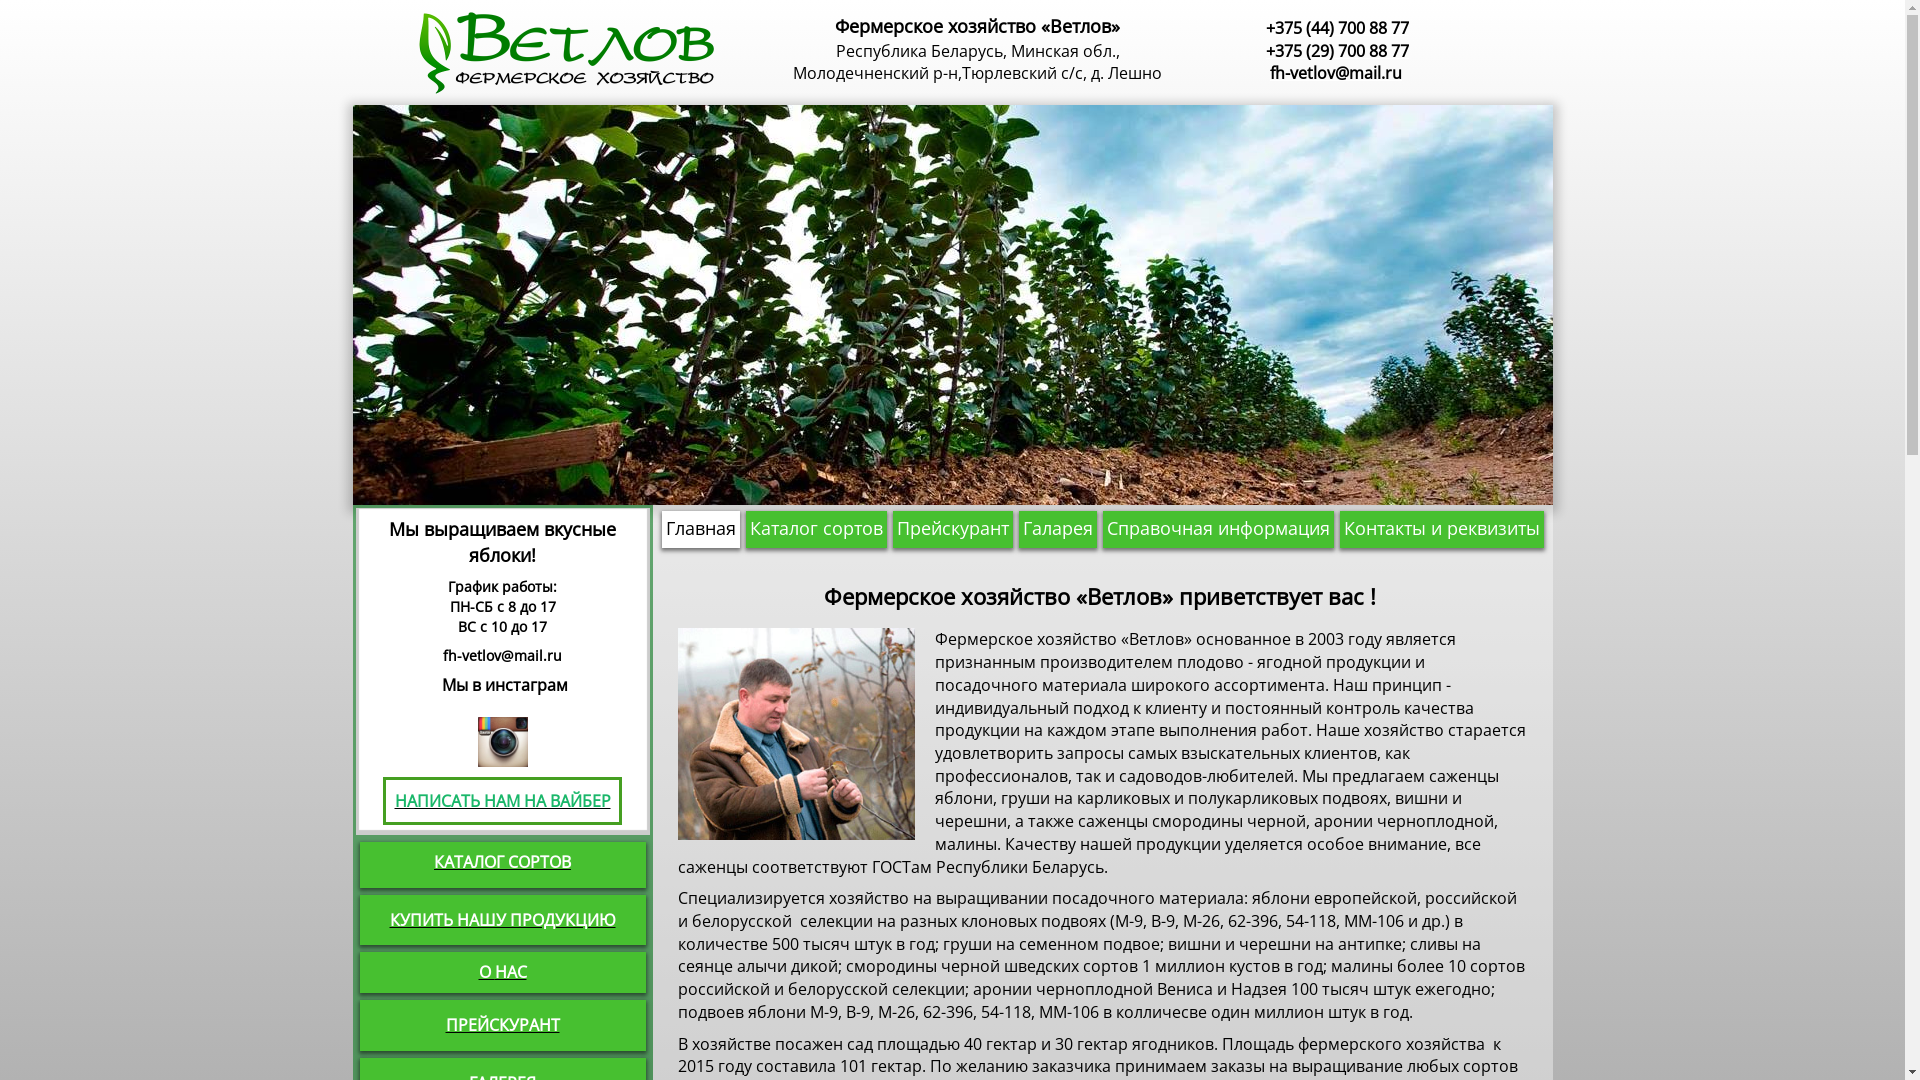 The height and width of the screenshot is (1080, 1920). Describe the element at coordinates (1335, 72) in the screenshot. I see `'fh-vetlov@mail.ru'` at that location.